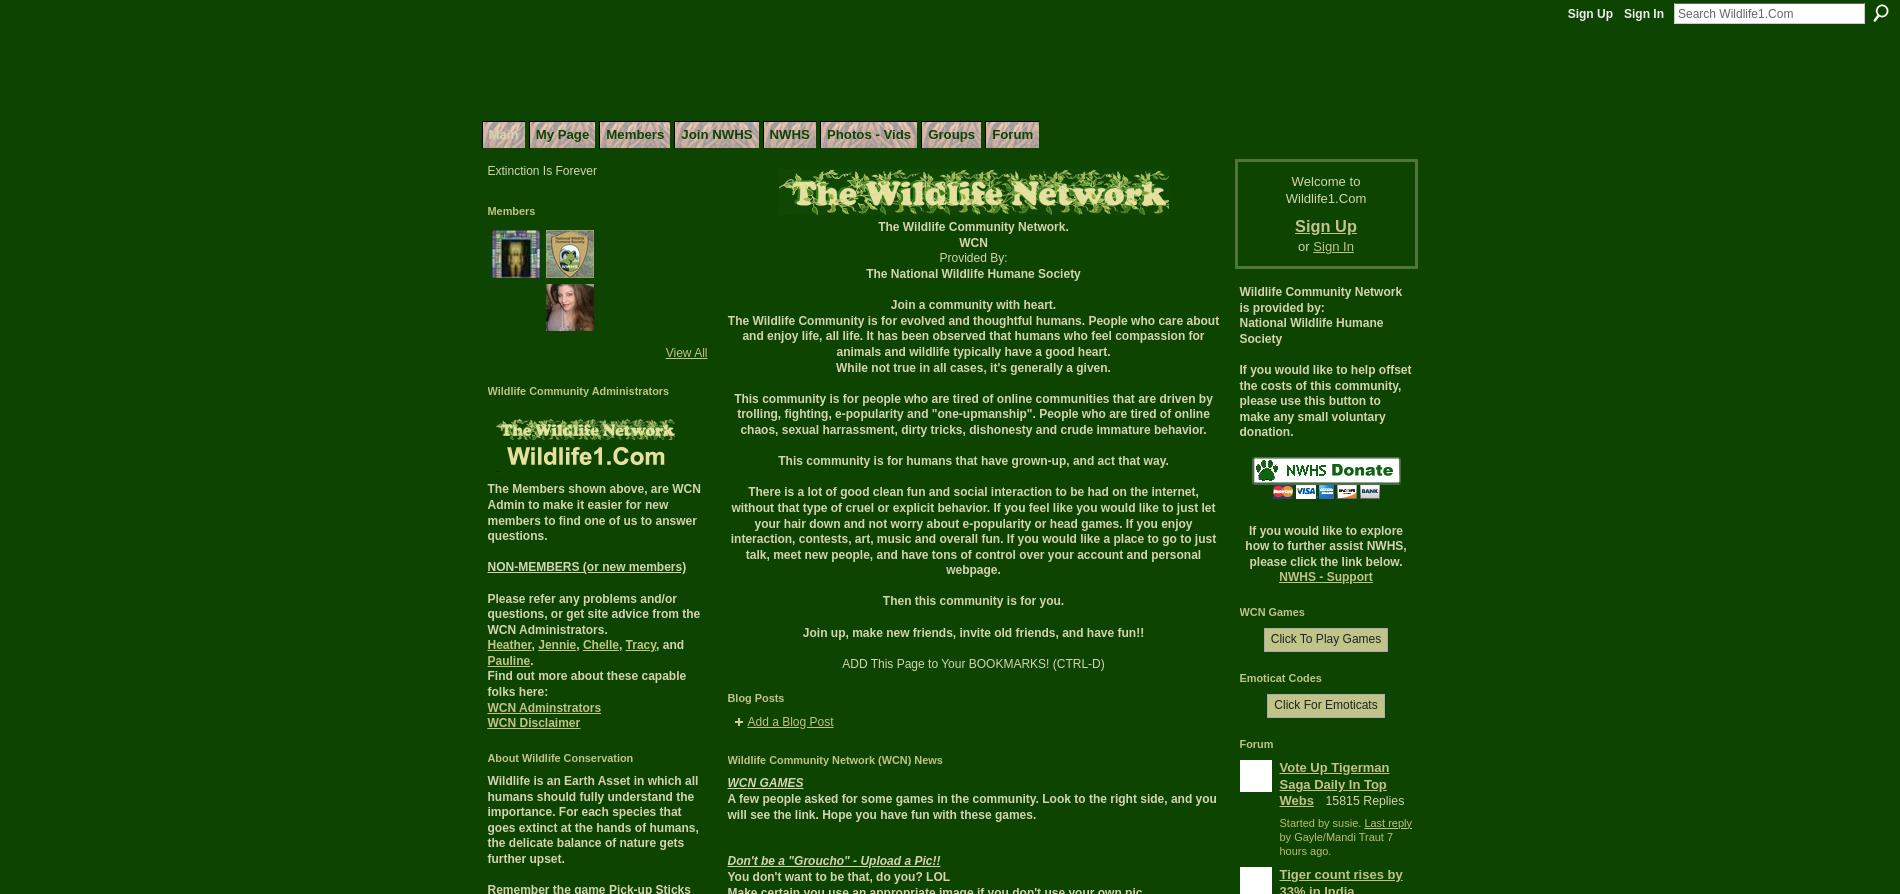 This screenshot has width=1900, height=894. I want to click on 'Chelle', so click(600, 645).